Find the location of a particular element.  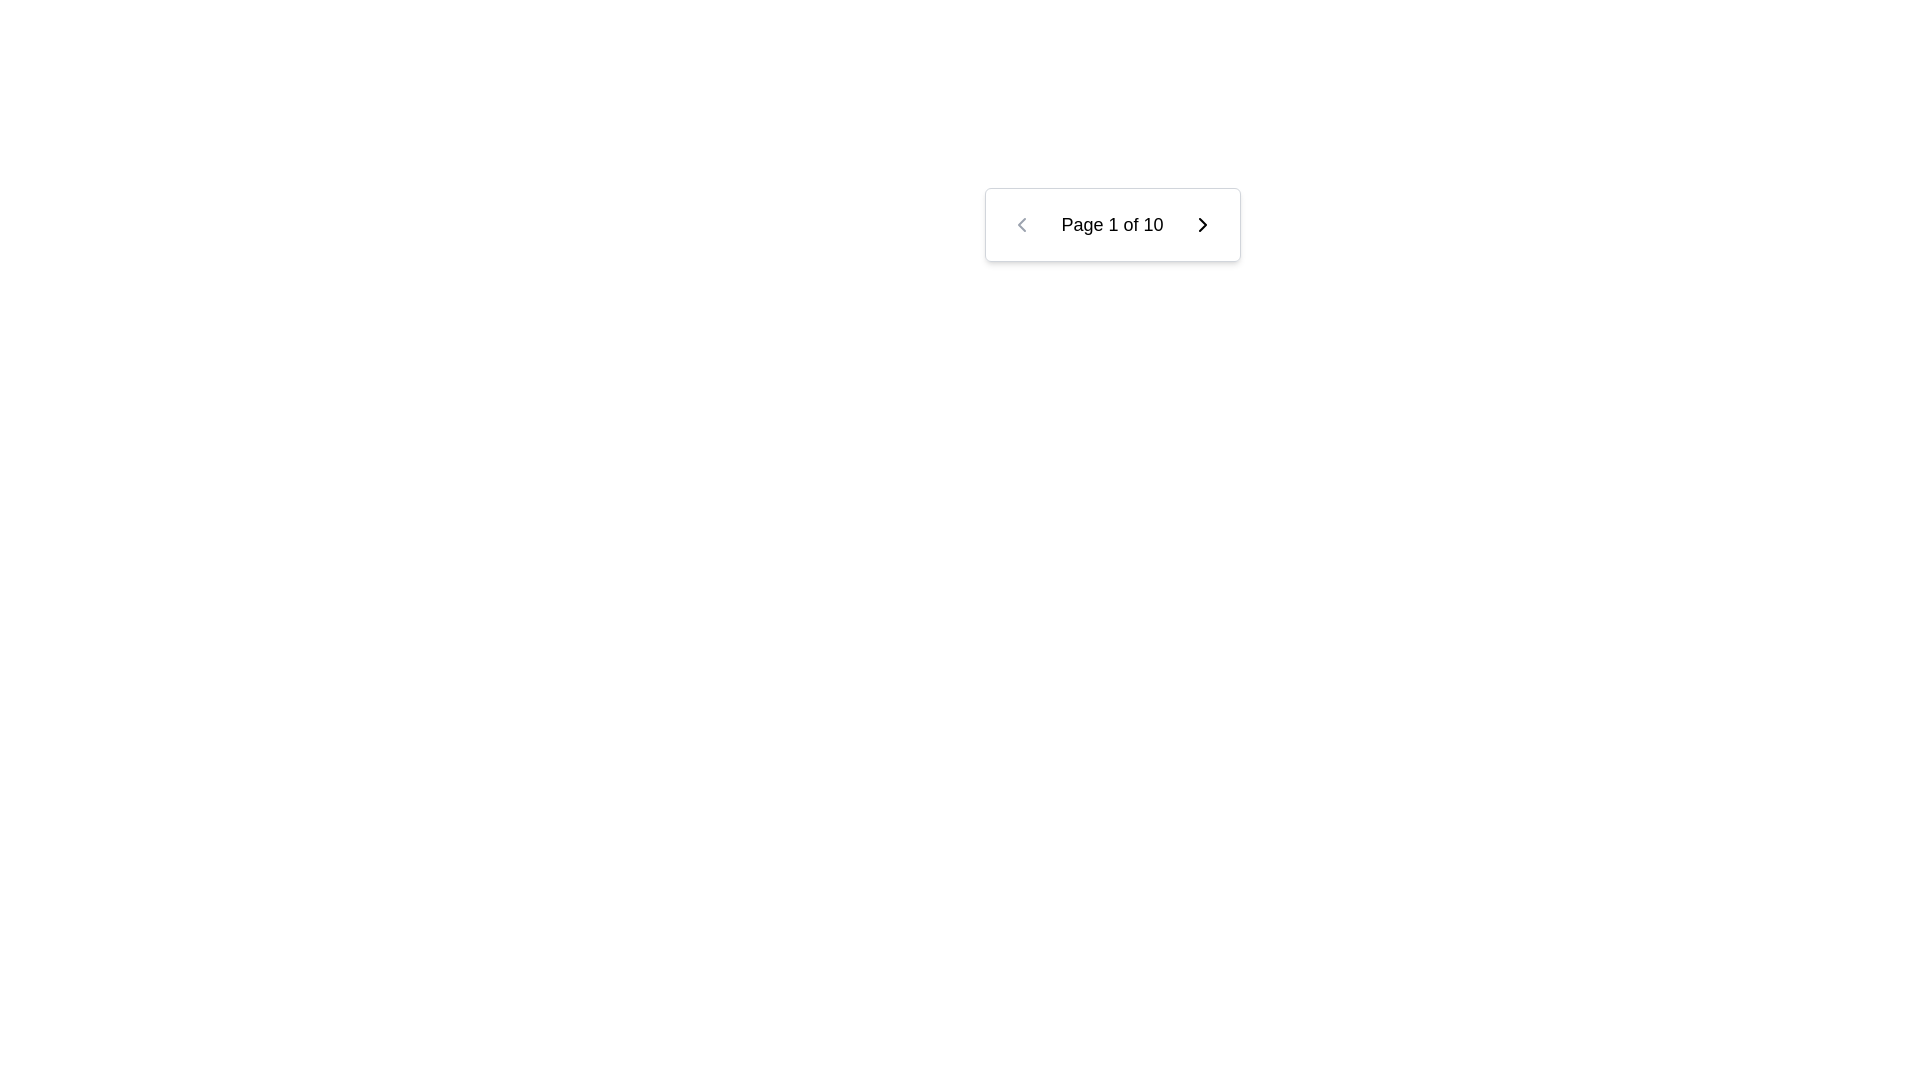

the text element that displays the current page information in the pagination system, which is centrally placed within a rectangular box with rounded corners is located at coordinates (1111, 224).